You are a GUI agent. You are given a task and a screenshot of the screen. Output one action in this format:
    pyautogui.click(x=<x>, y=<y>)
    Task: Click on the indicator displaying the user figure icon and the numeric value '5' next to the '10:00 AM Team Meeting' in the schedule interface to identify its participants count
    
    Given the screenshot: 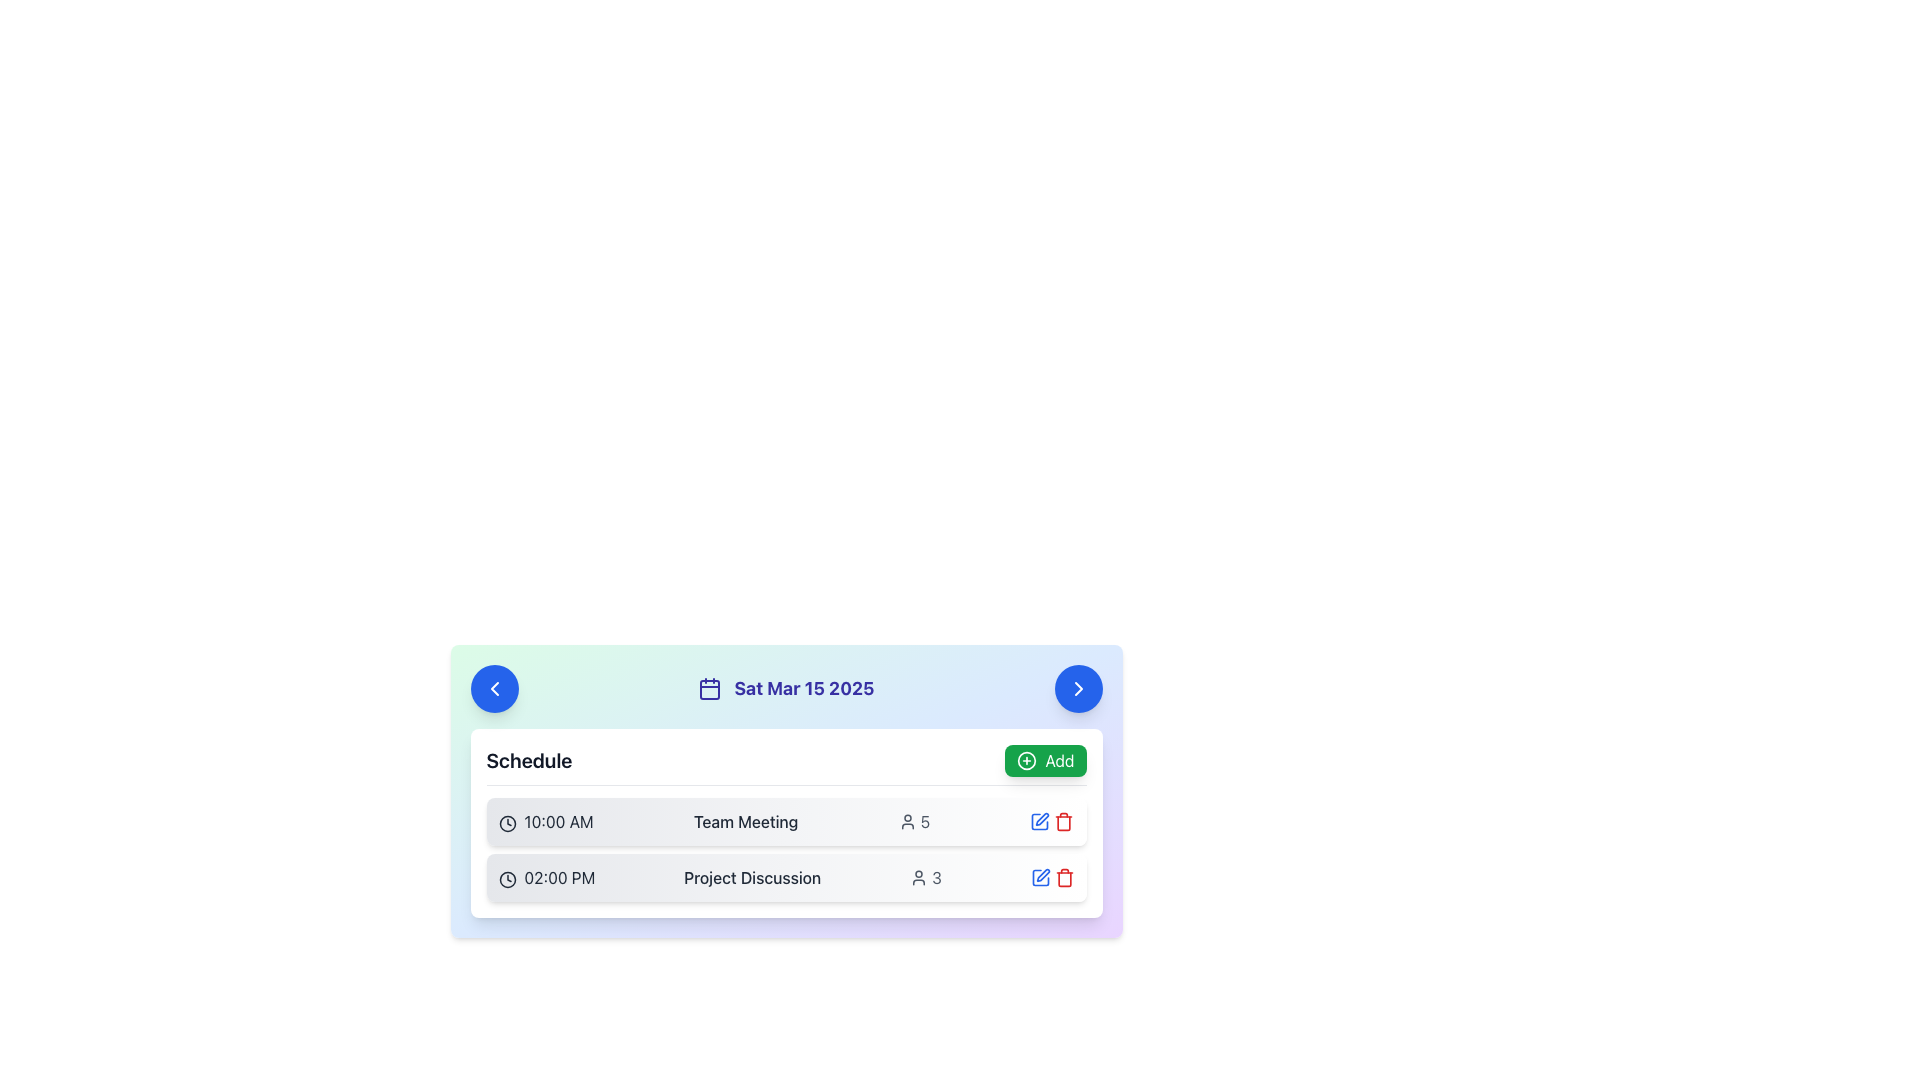 What is the action you would take?
    pyautogui.click(x=913, y=821)
    